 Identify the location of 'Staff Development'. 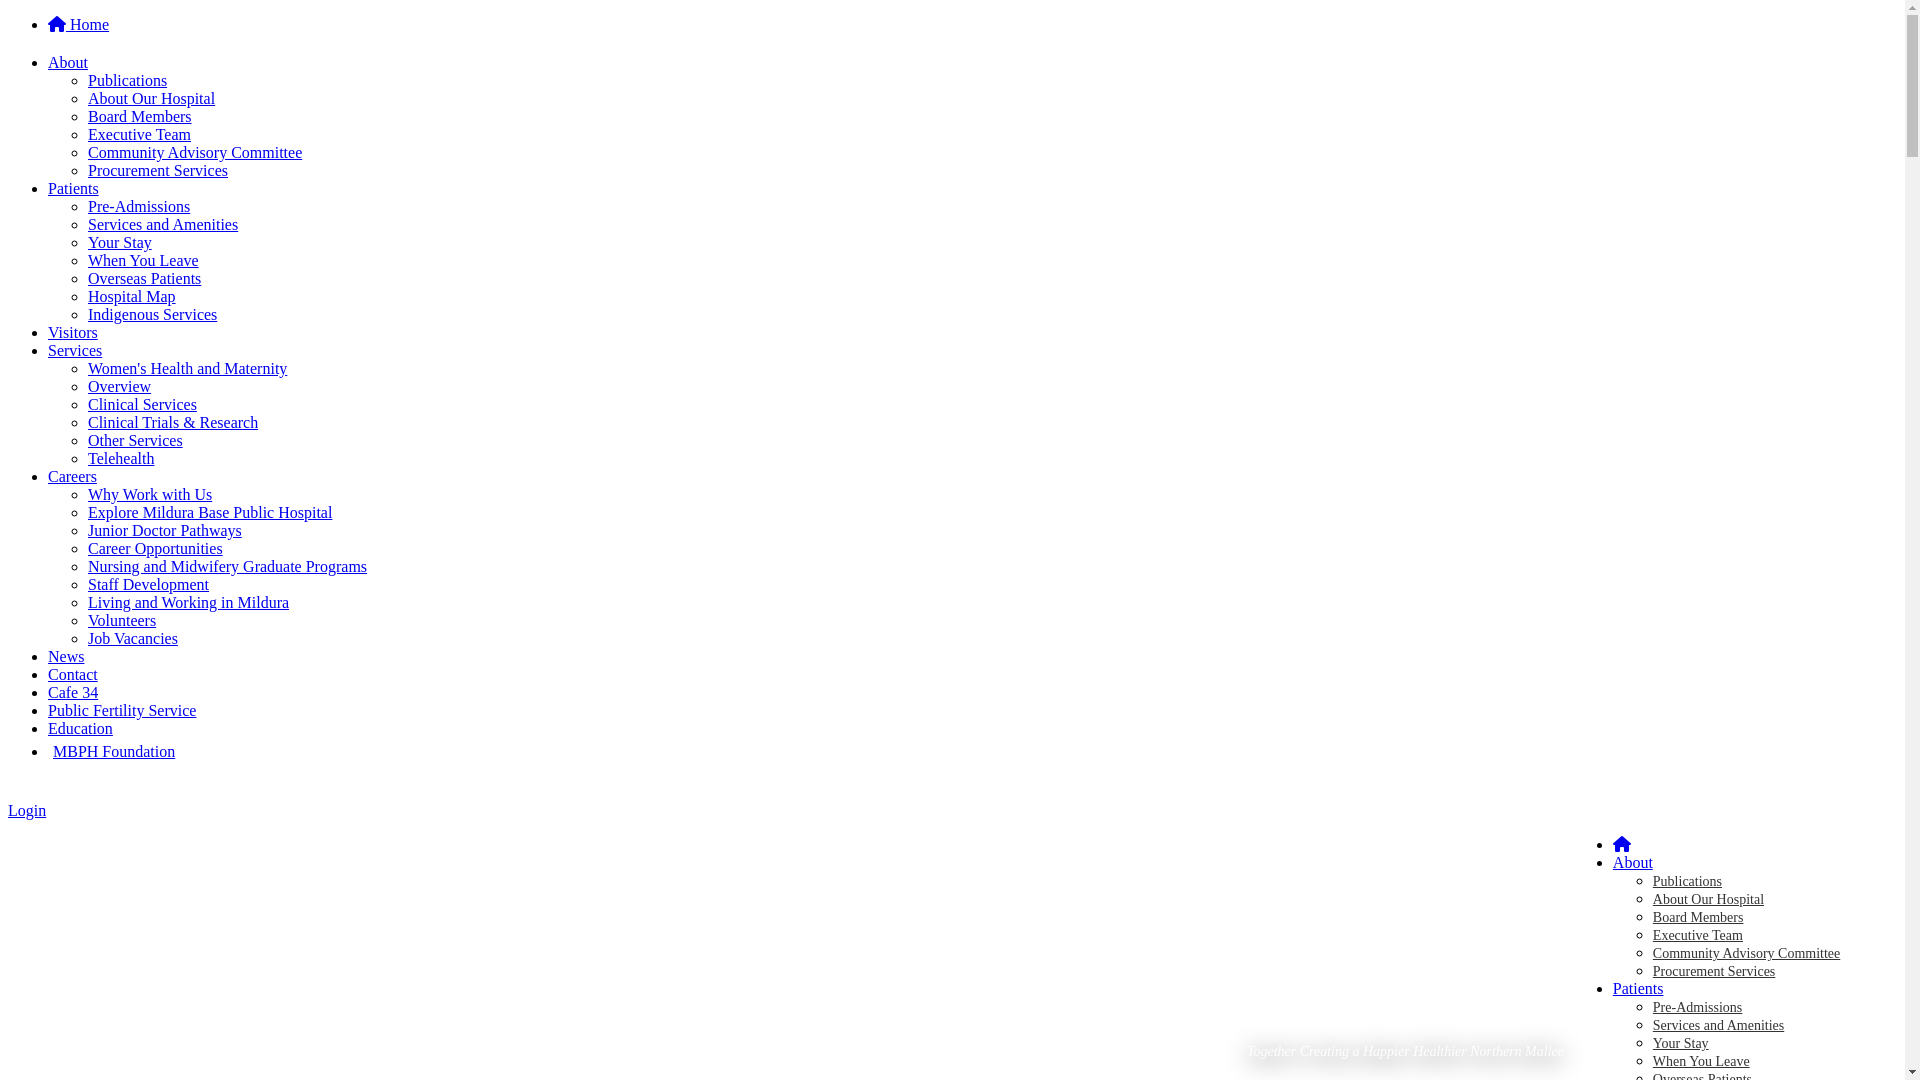
(86, 584).